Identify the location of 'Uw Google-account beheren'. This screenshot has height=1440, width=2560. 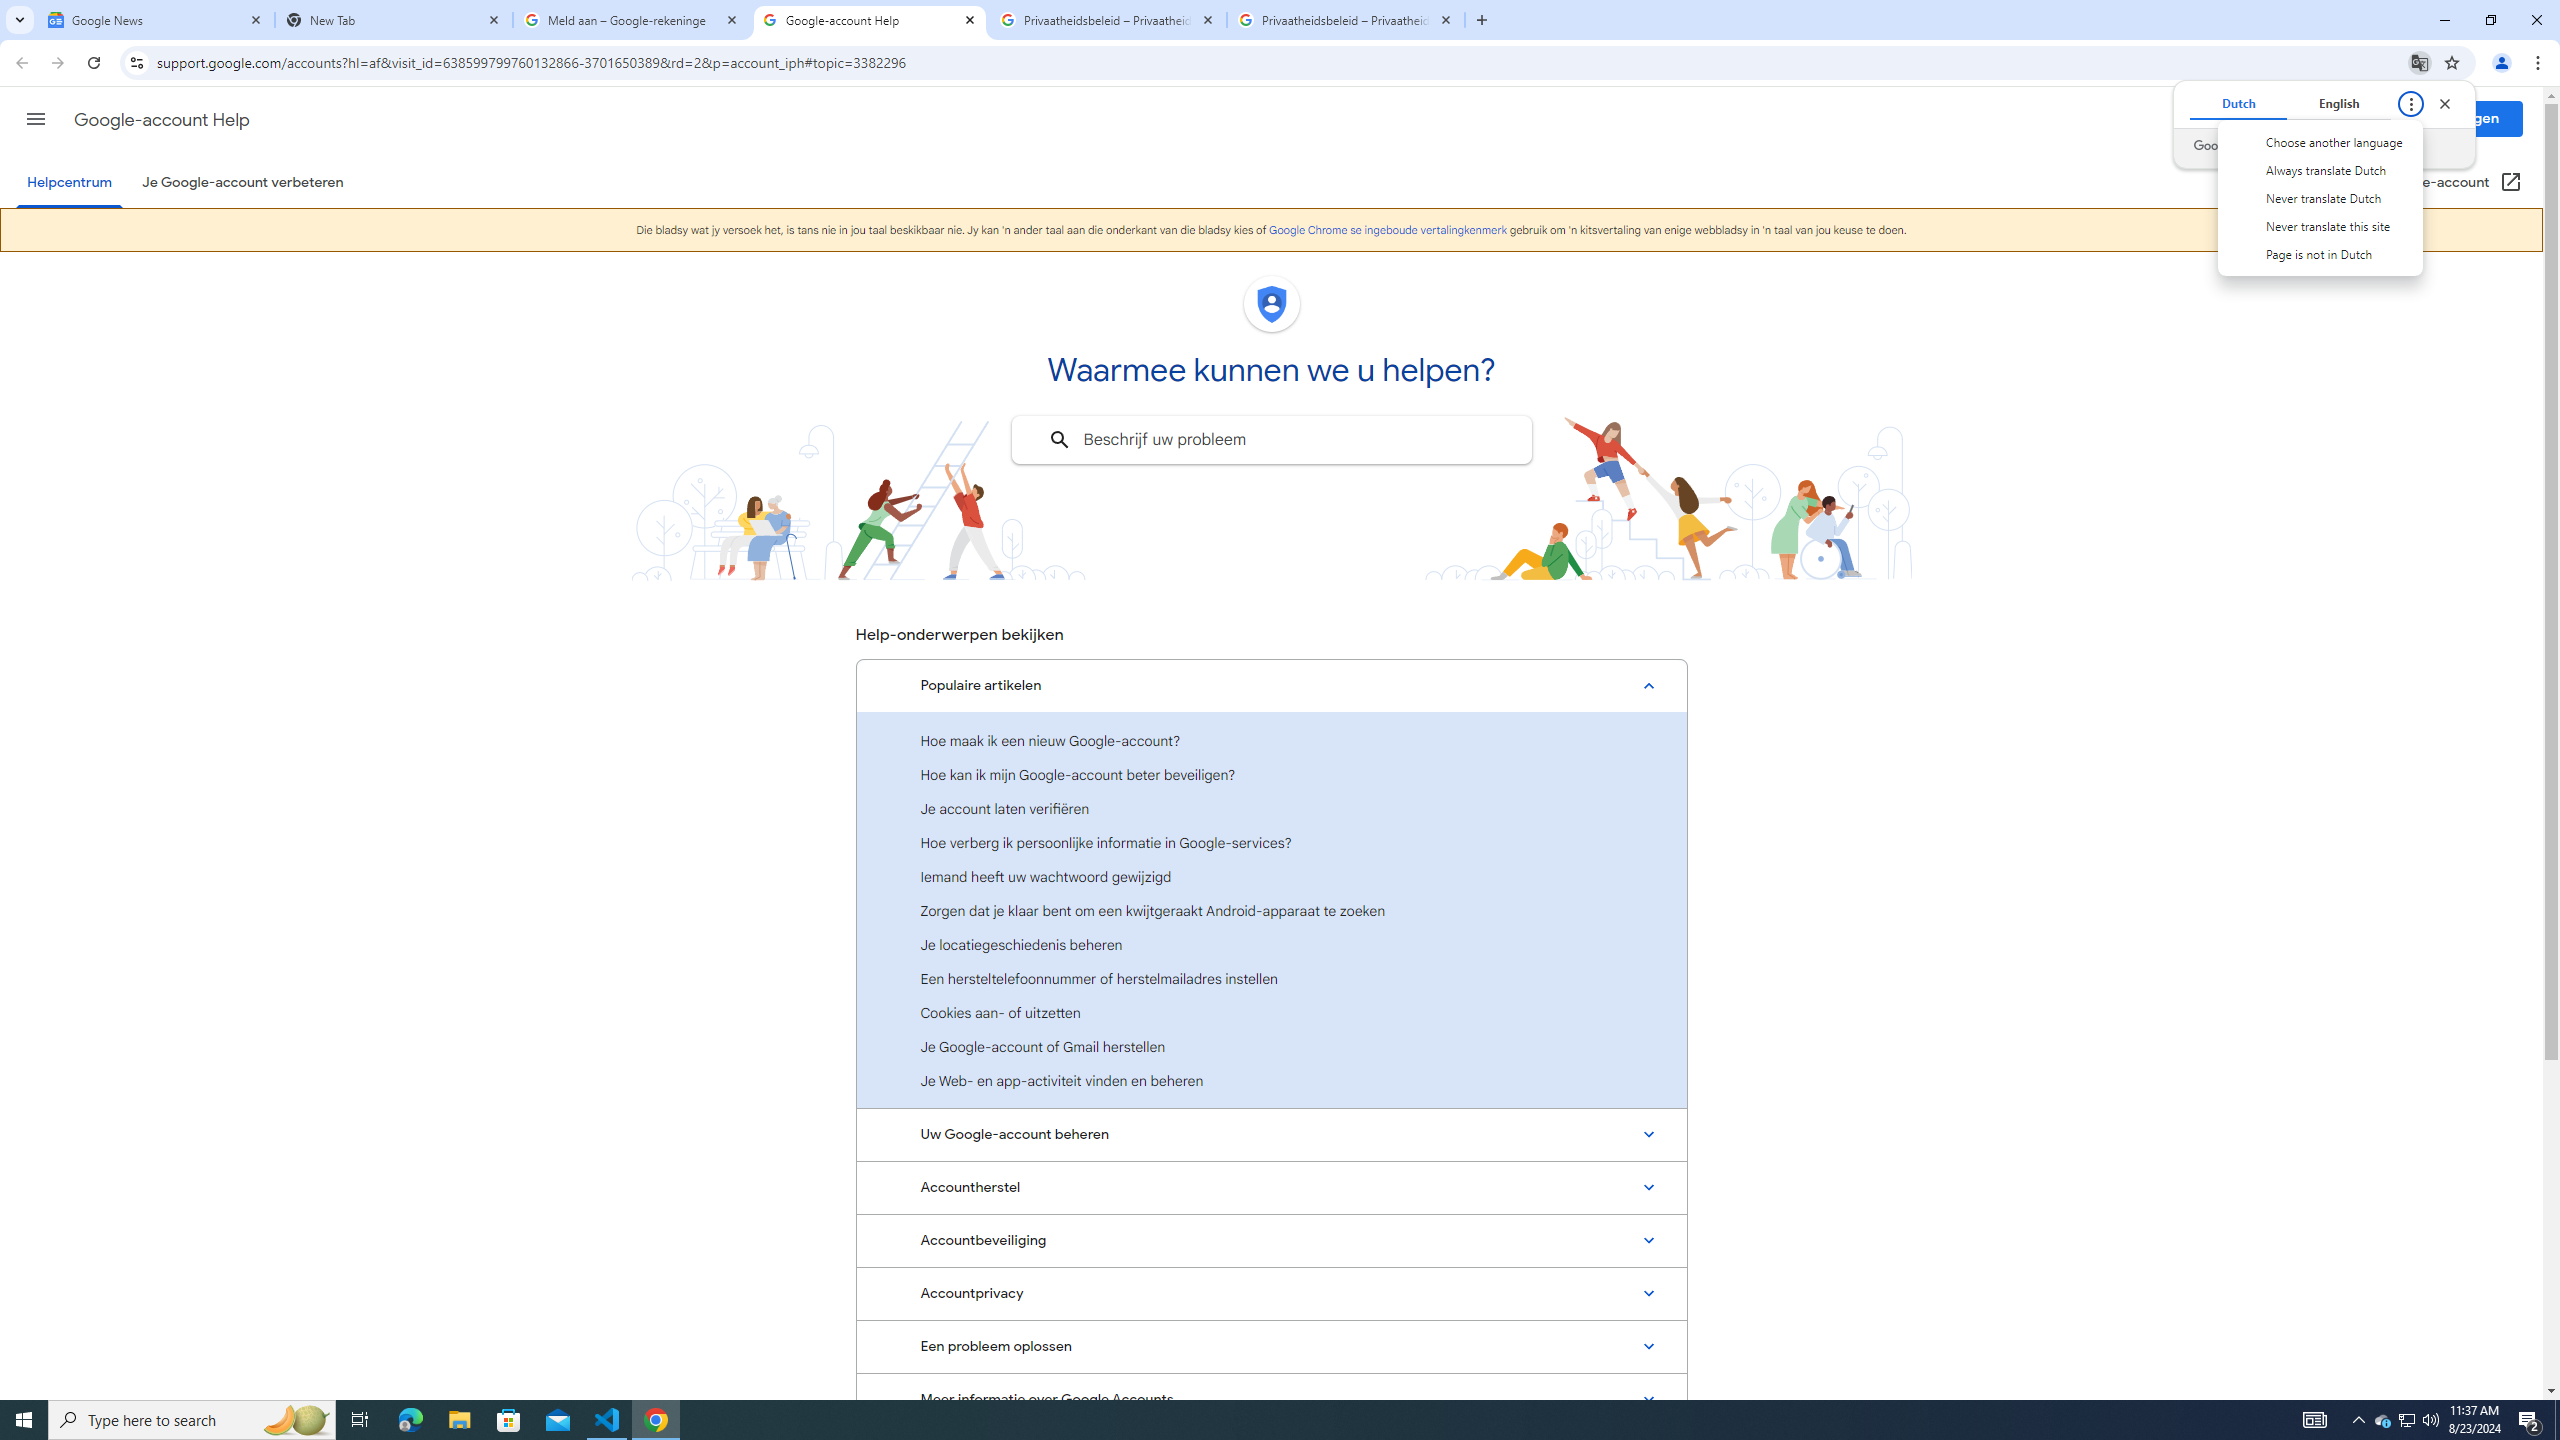
(1271, 1133).